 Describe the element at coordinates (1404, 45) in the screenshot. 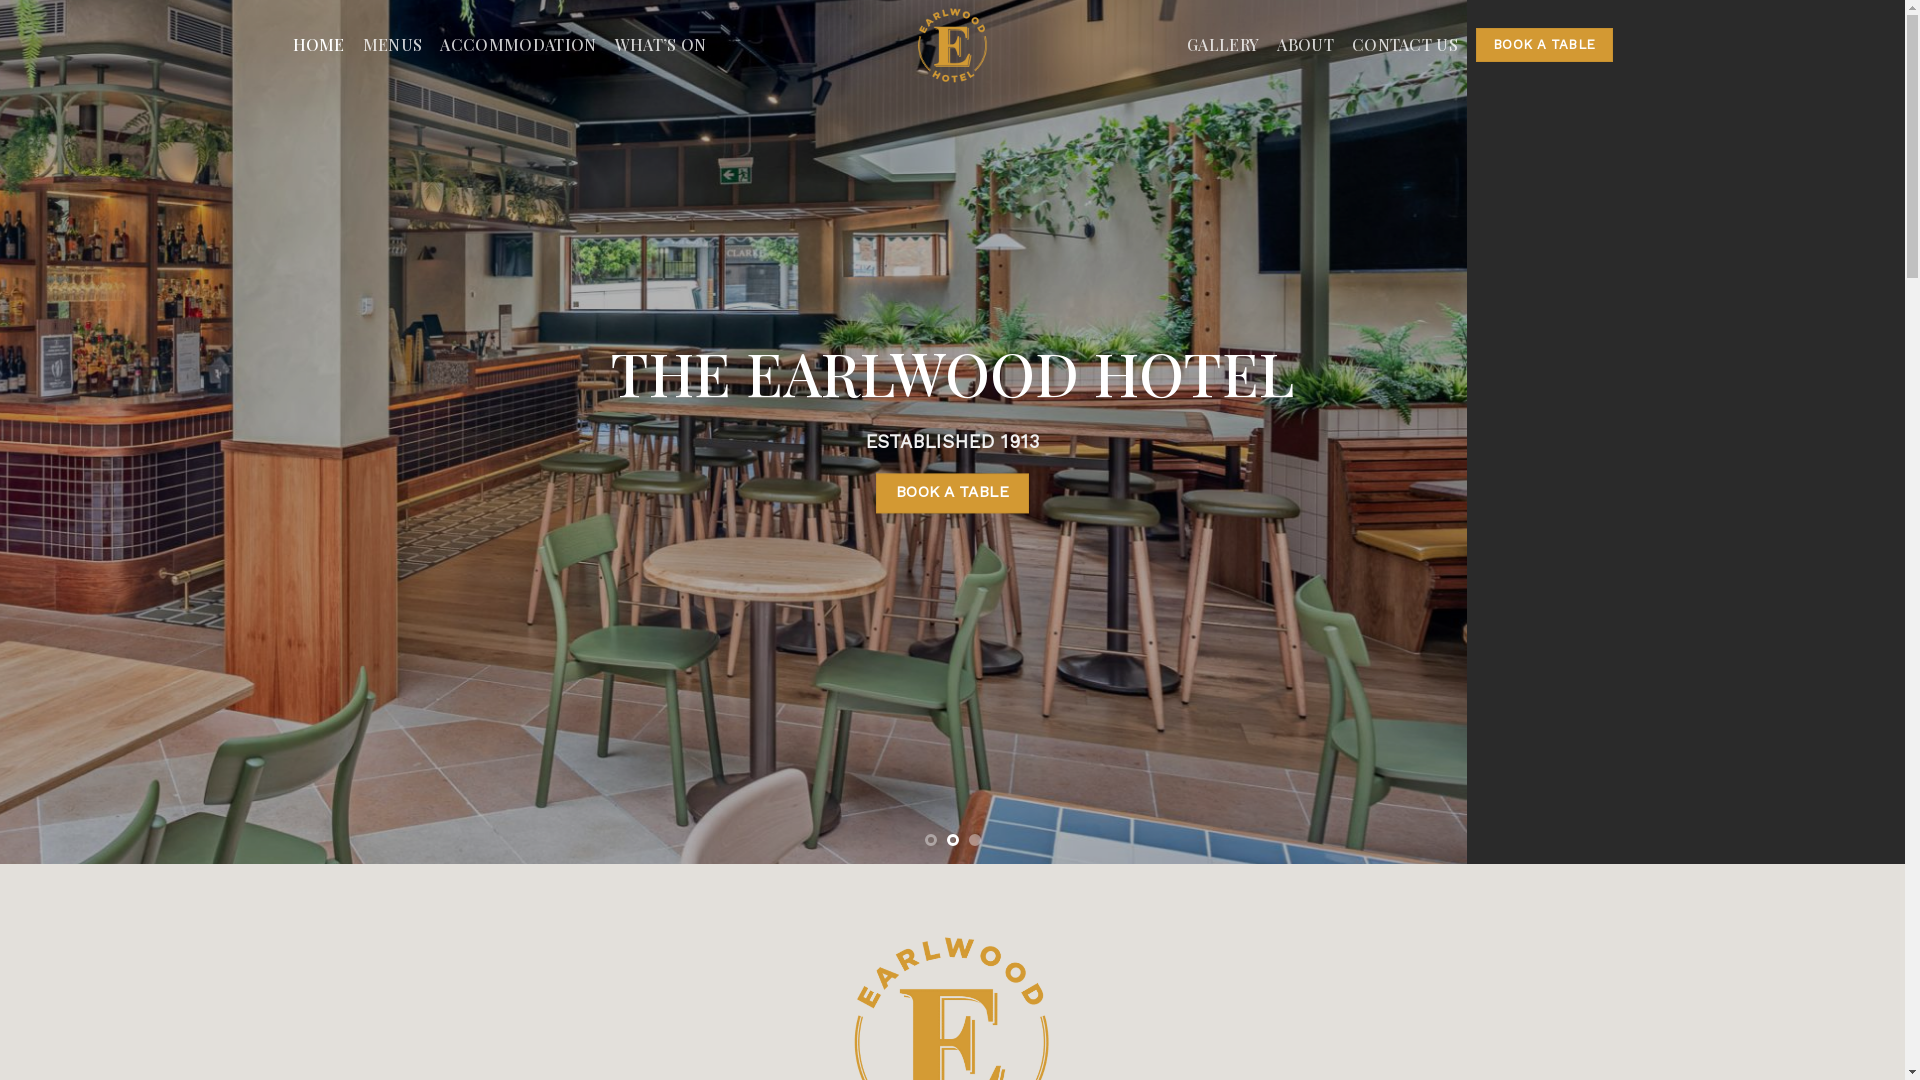

I see `'CONTACT US'` at that location.